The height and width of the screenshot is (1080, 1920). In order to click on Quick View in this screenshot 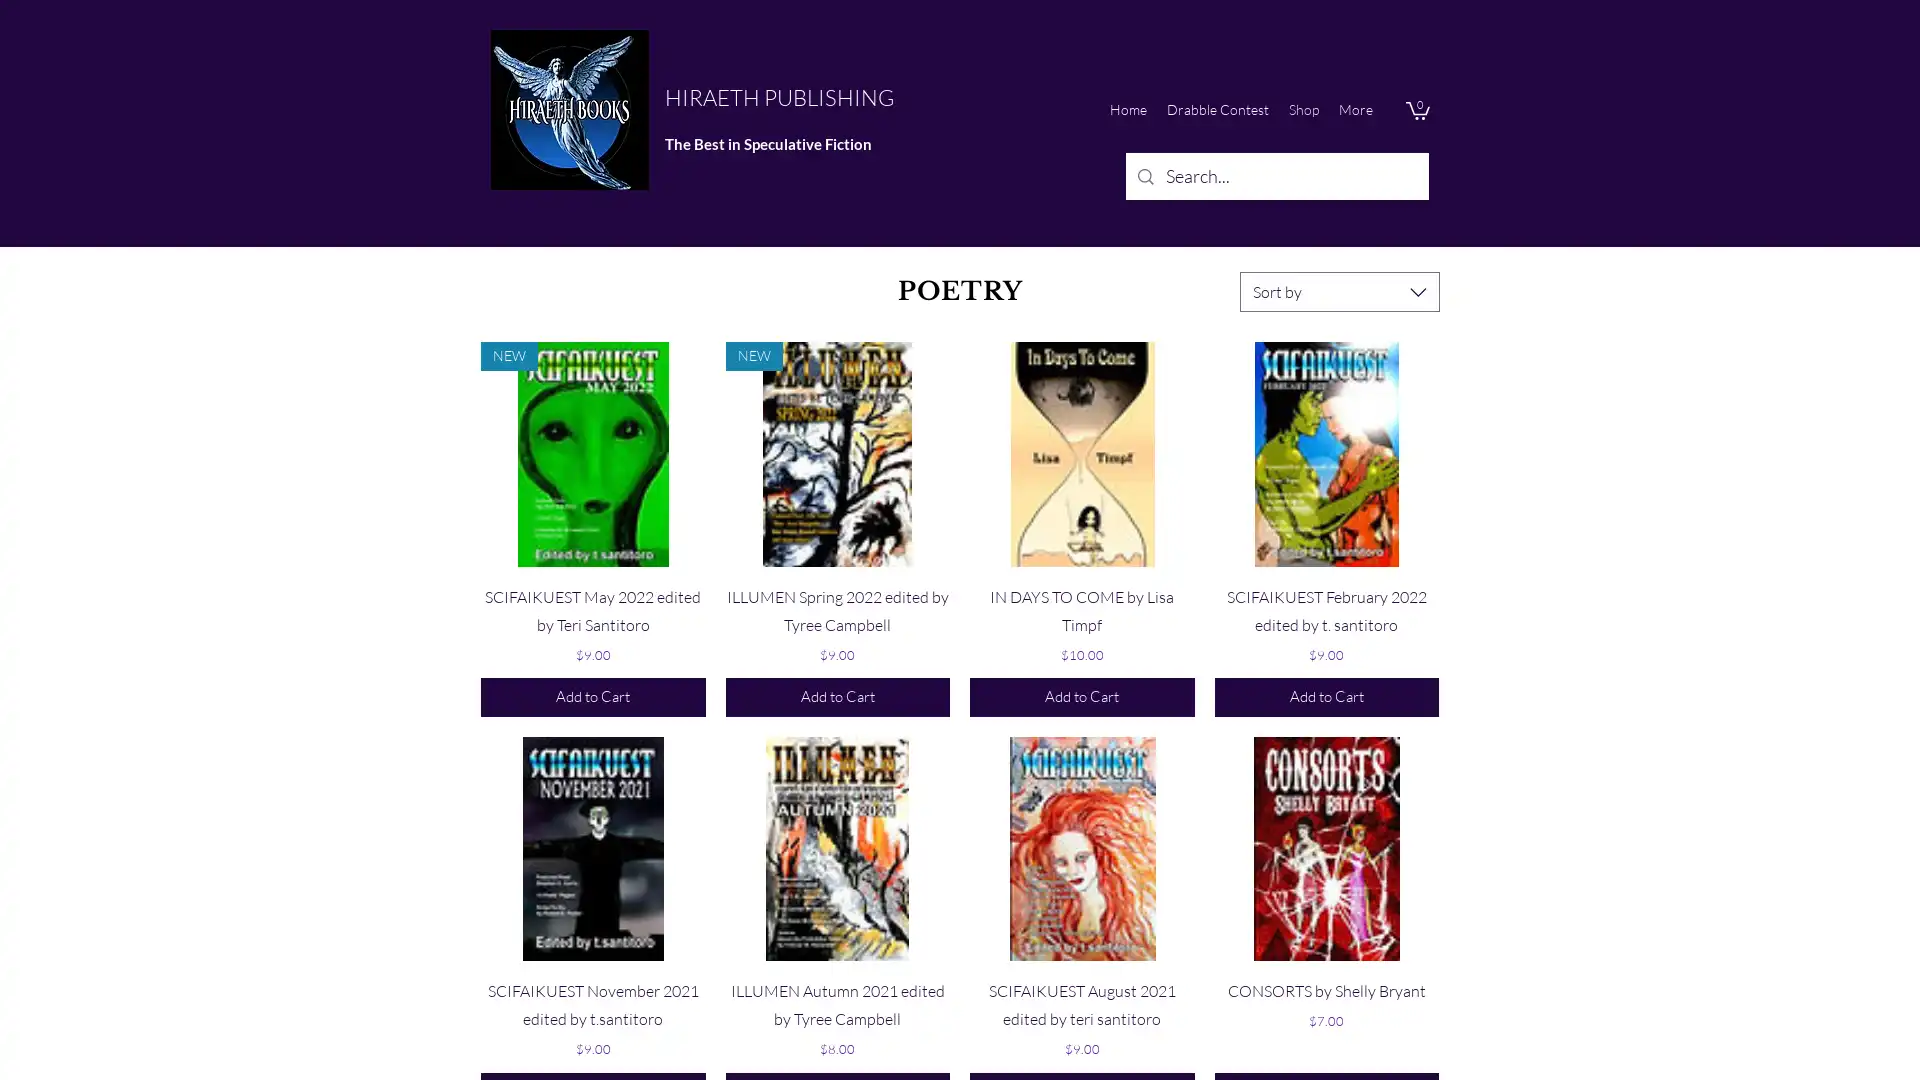, I will do `click(1326, 985)`.